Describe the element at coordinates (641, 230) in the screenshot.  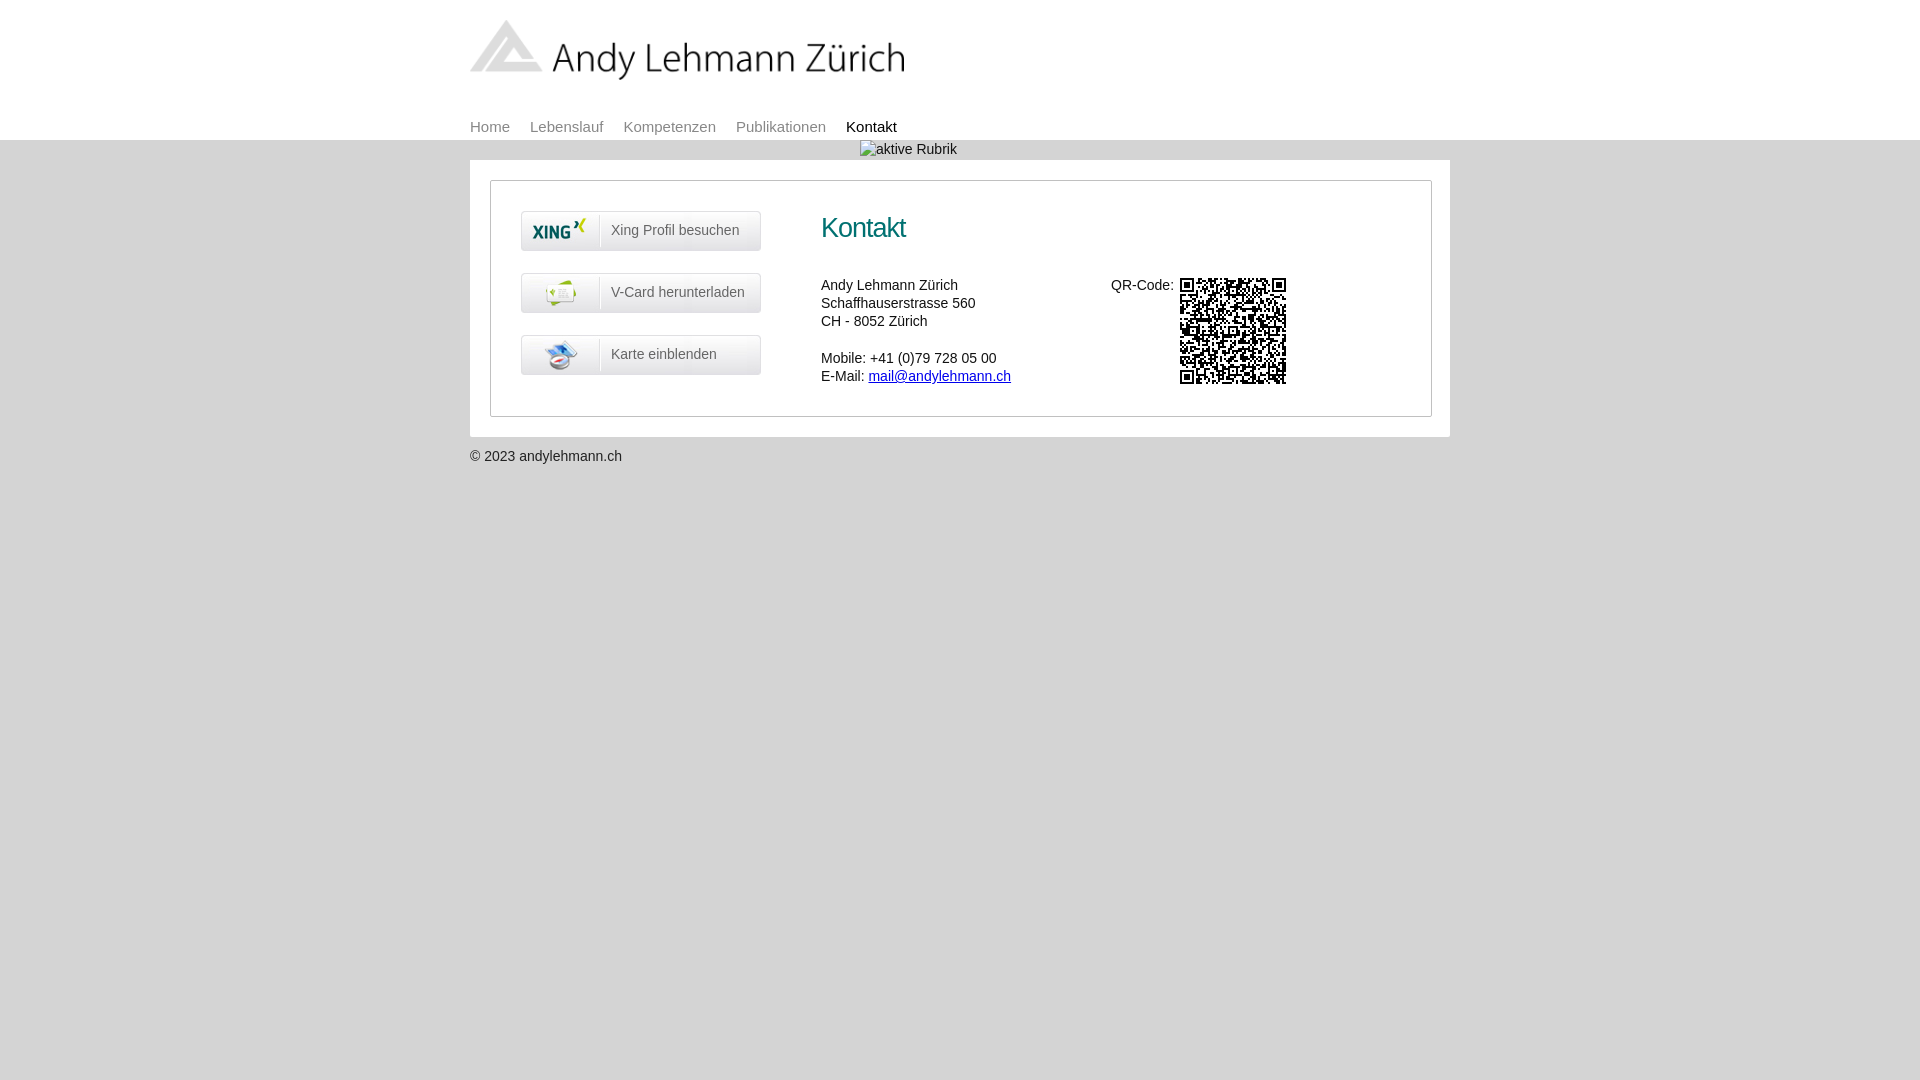
I see `'Xing Profil besuchen'` at that location.